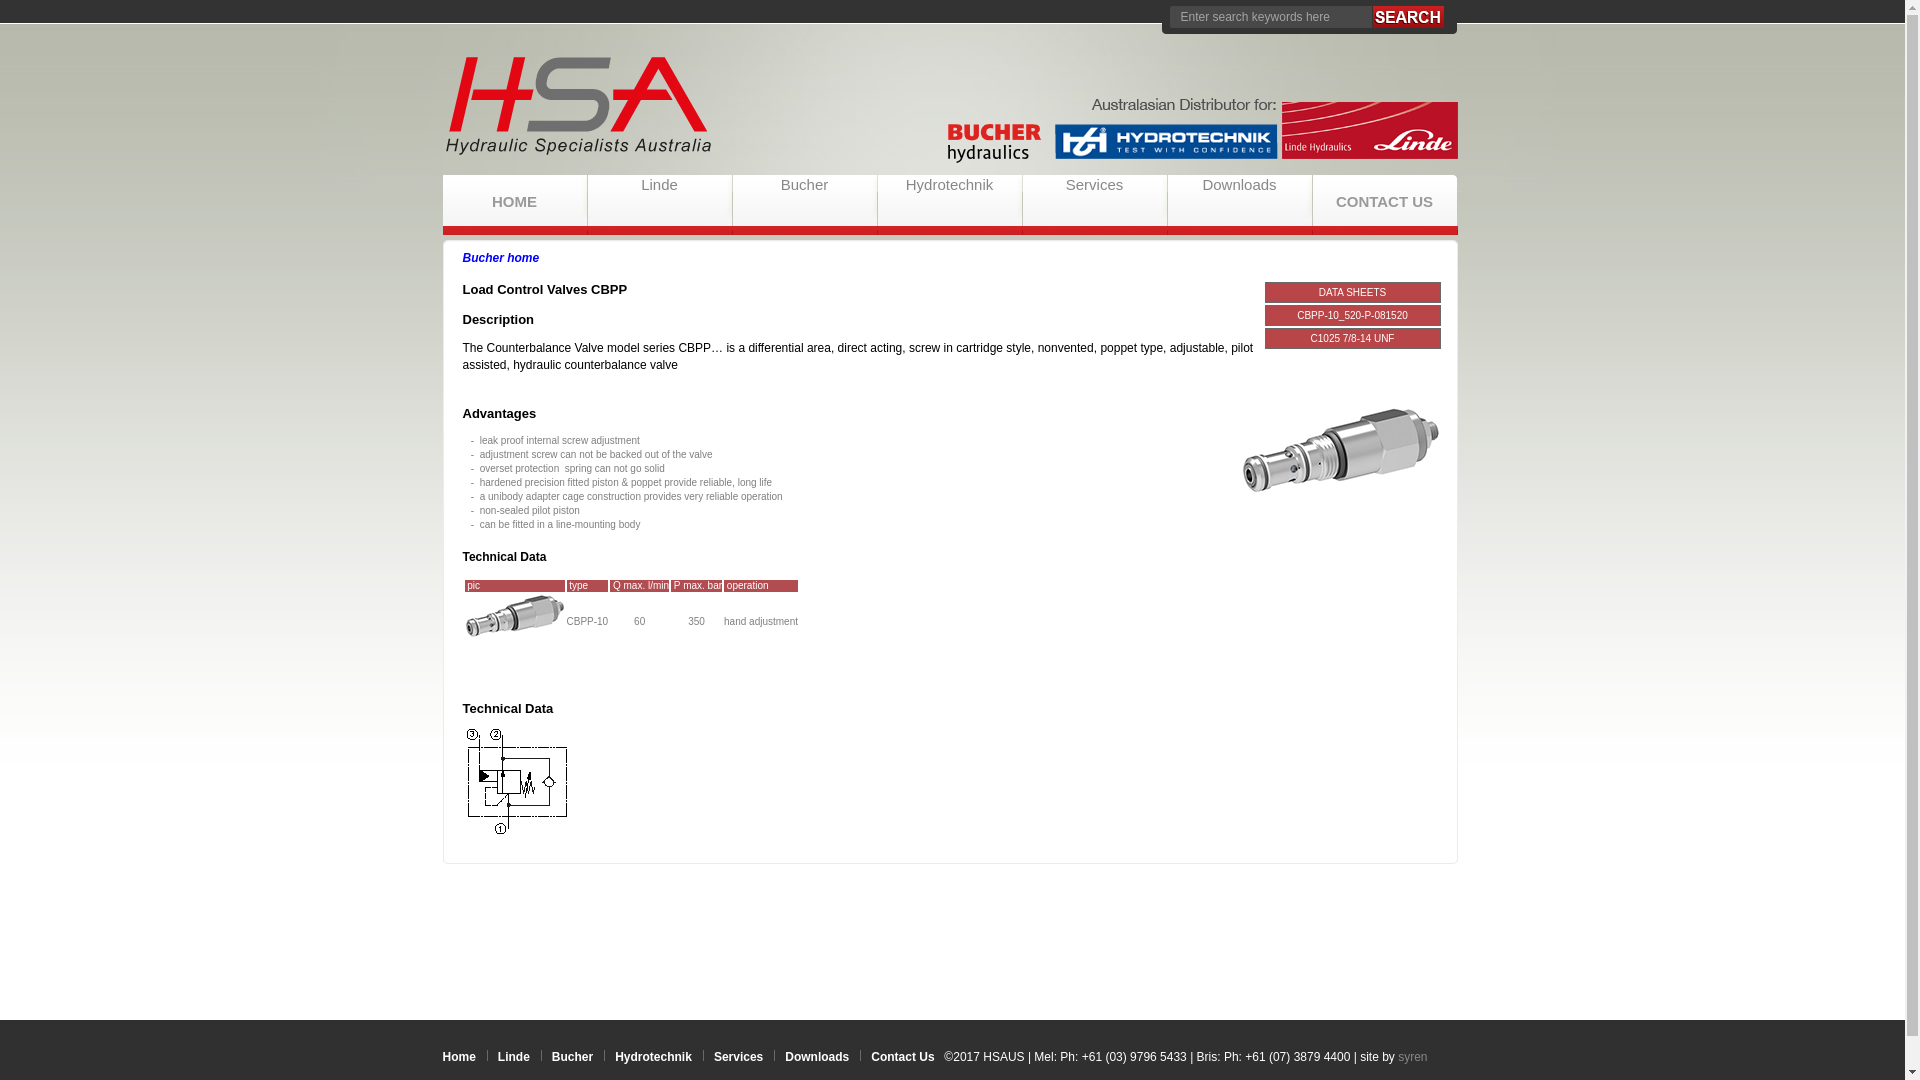 The width and height of the screenshot is (1920, 1080). What do you see at coordinates (950, 108) in the screenshot?
I see `'HSAUS'` at bounding box center [950, 108].